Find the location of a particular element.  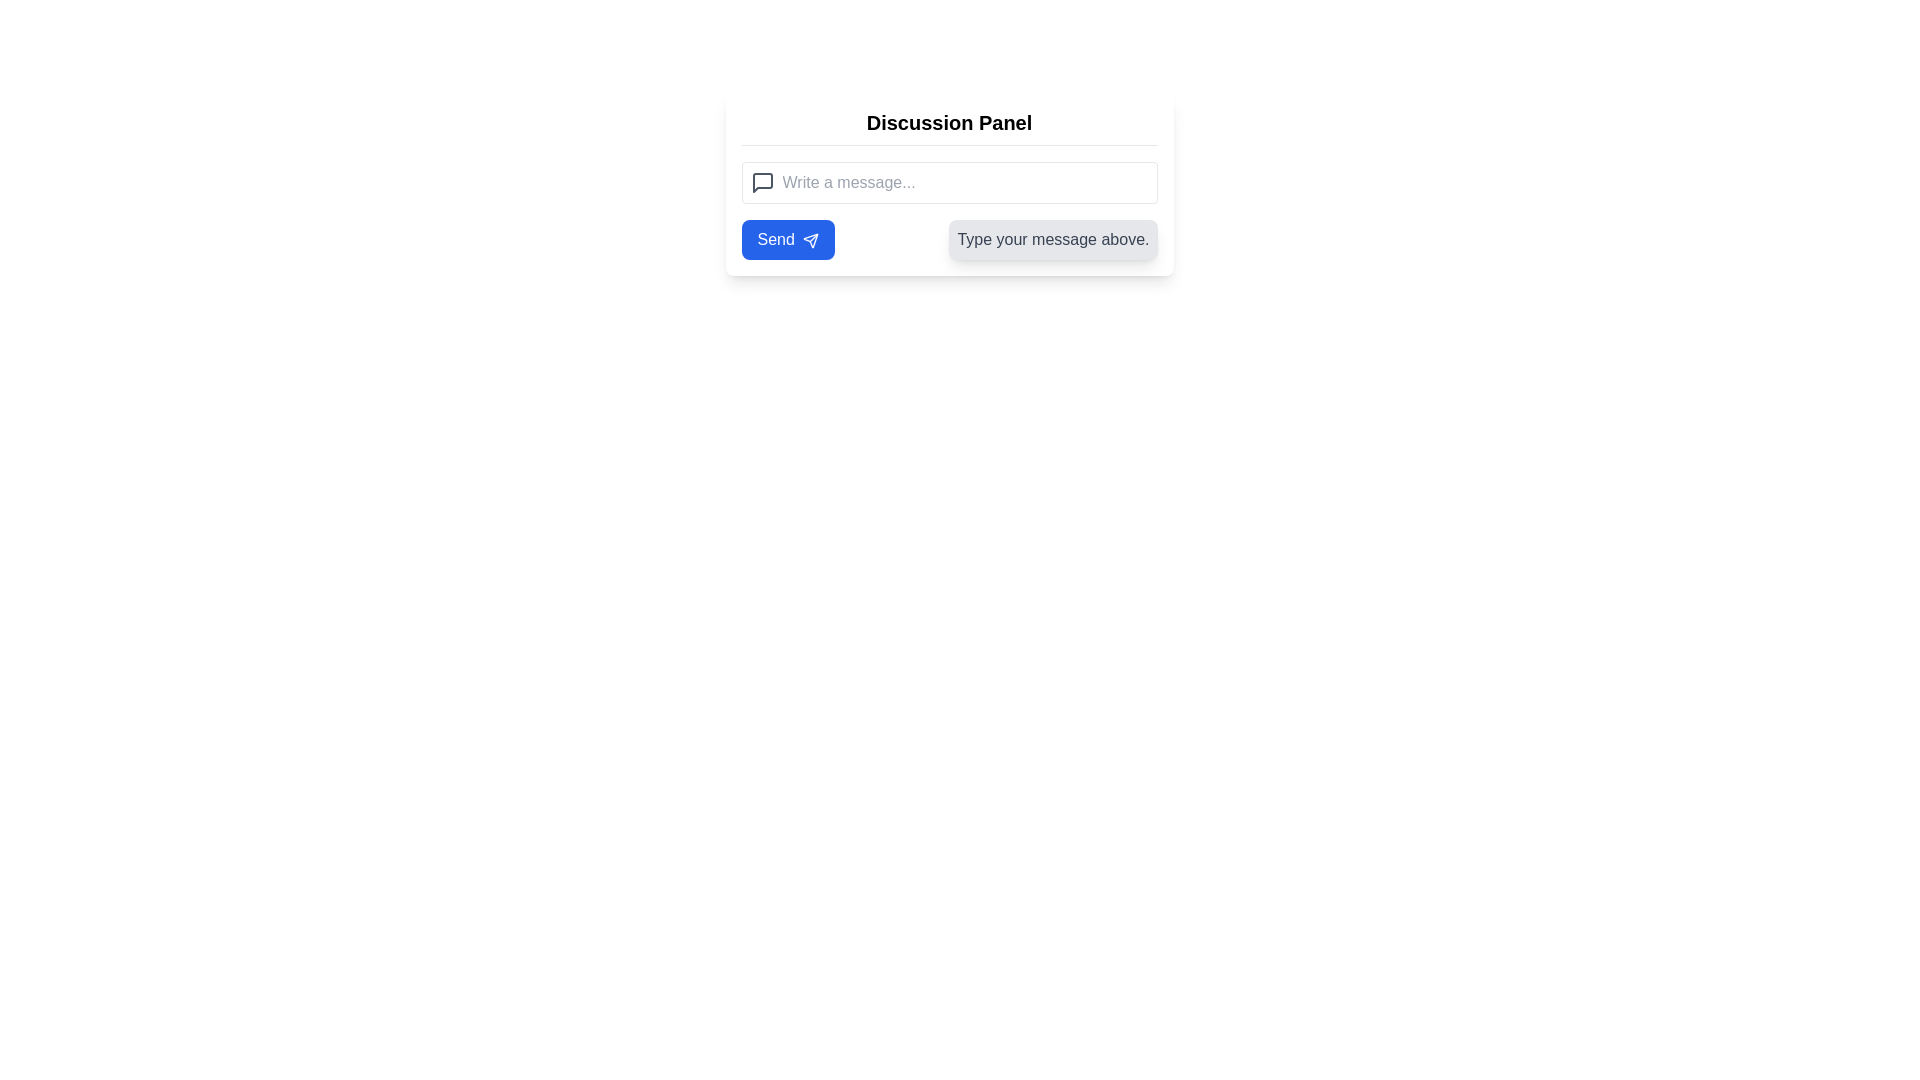

the design of the icon located on the left side of the 'Write a message...' input field within the discussion panel layout is located at coordinates (761, 182).